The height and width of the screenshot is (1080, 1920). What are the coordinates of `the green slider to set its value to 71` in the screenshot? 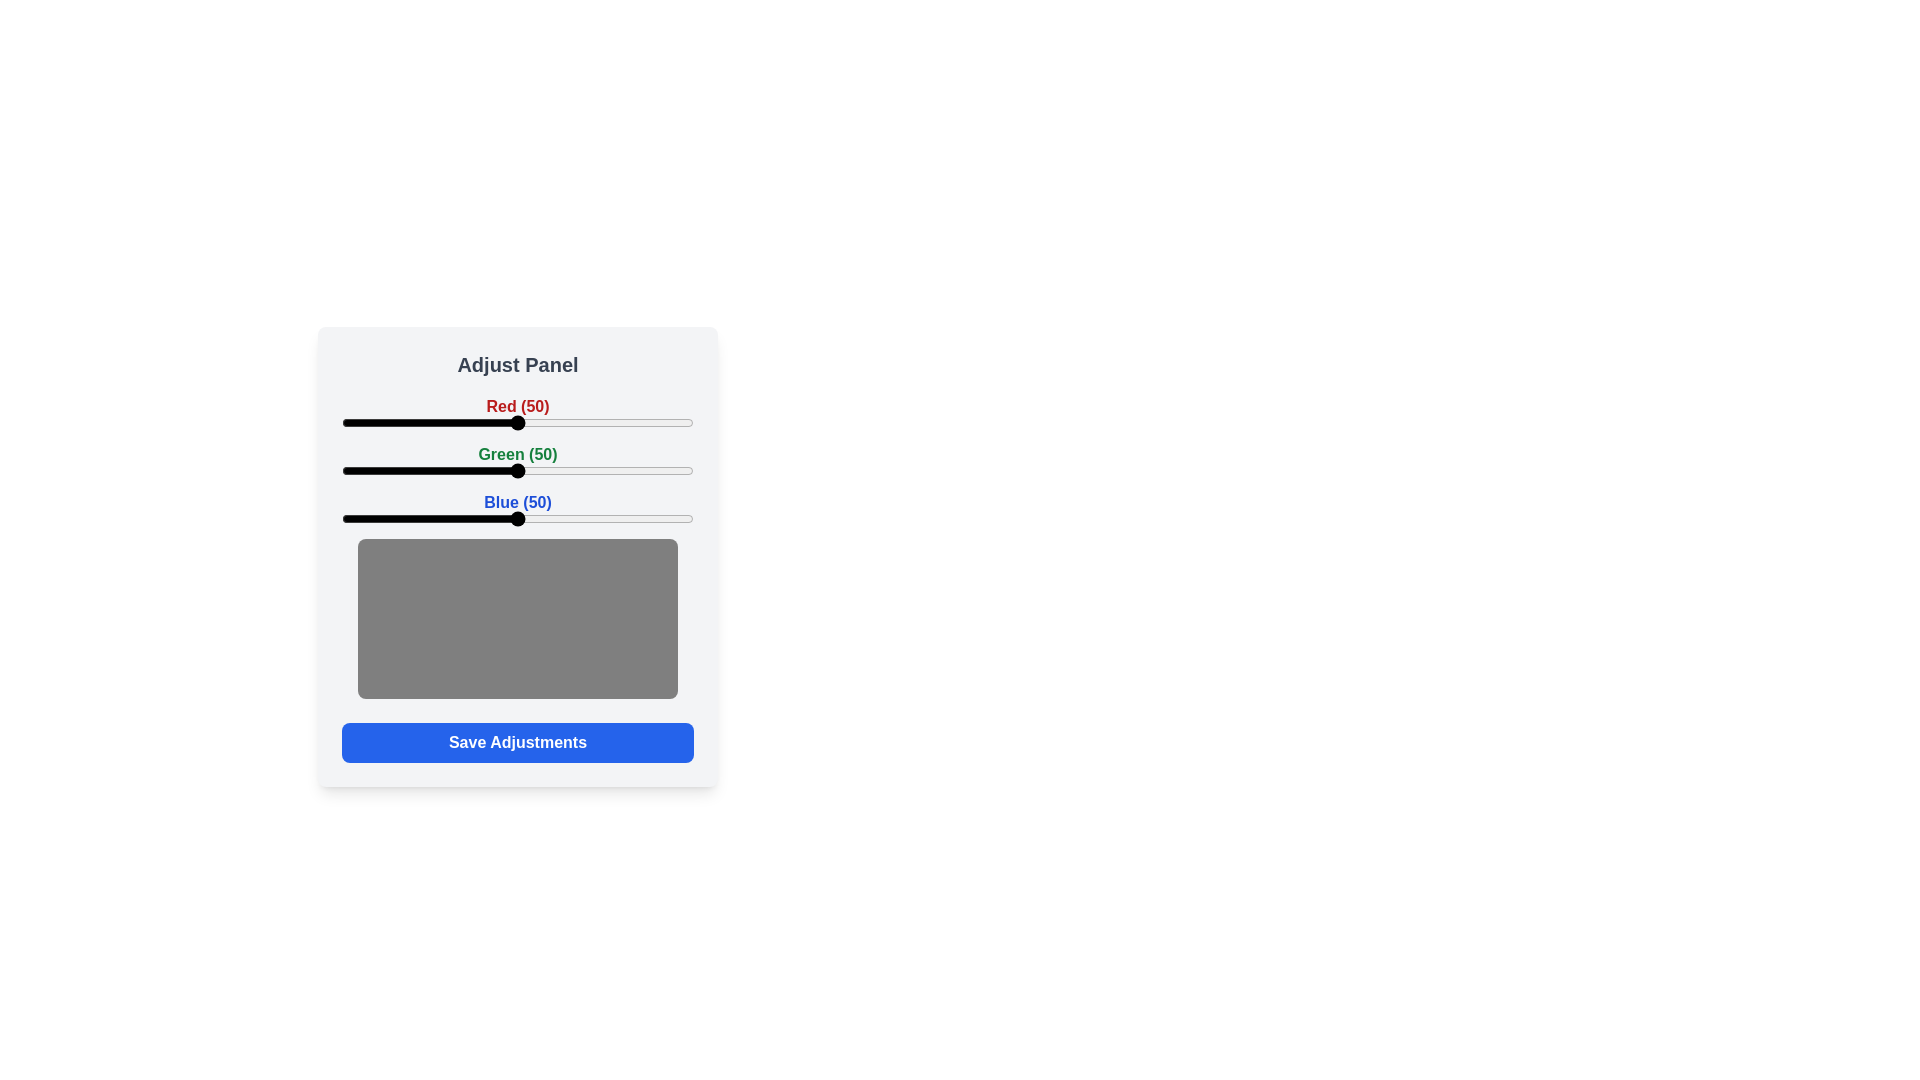 It's located at (590, 470).